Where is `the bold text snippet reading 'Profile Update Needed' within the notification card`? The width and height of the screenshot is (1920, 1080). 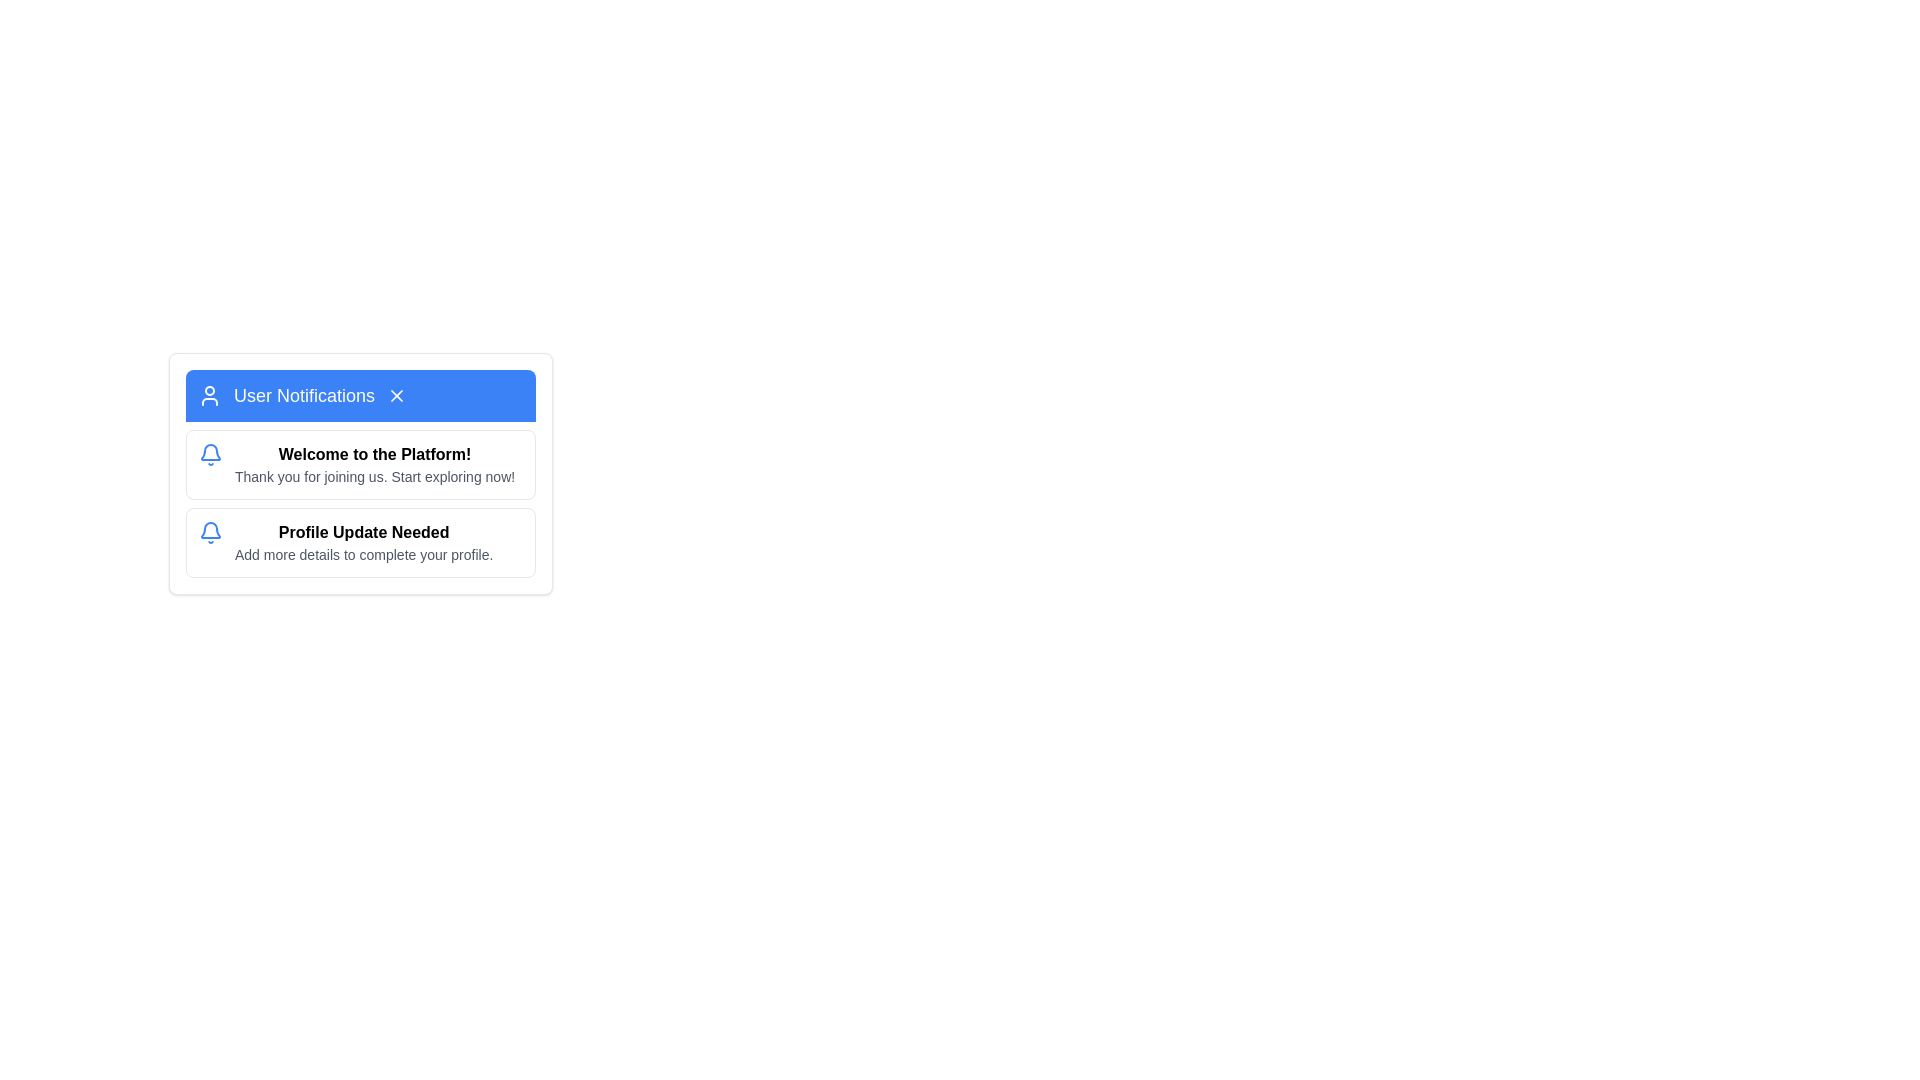
the bold text snippet reading 'Profile Update Needed' within the notification card is located at coordinates (364, 531).